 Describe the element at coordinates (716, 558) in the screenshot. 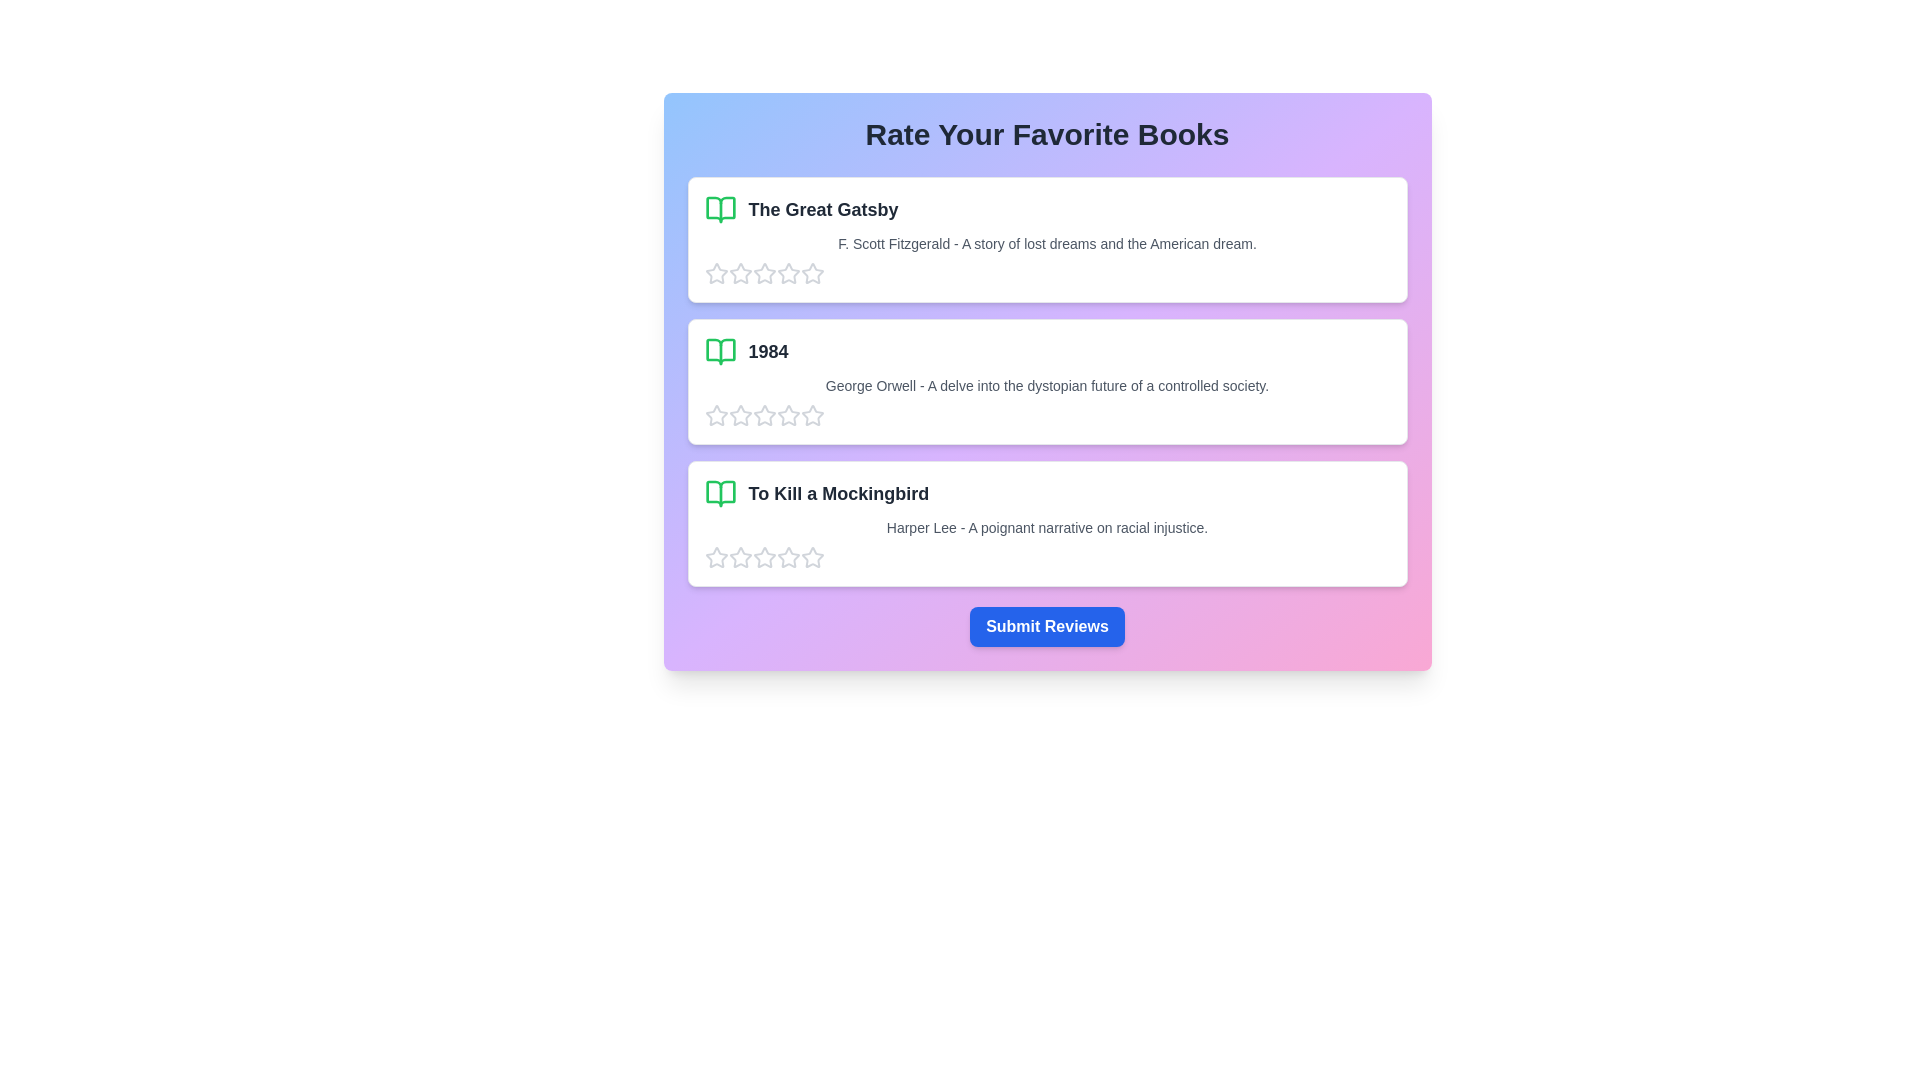

I see `the star corresponding to 1 for the book titled To Kill a Mockingbird` at that location.